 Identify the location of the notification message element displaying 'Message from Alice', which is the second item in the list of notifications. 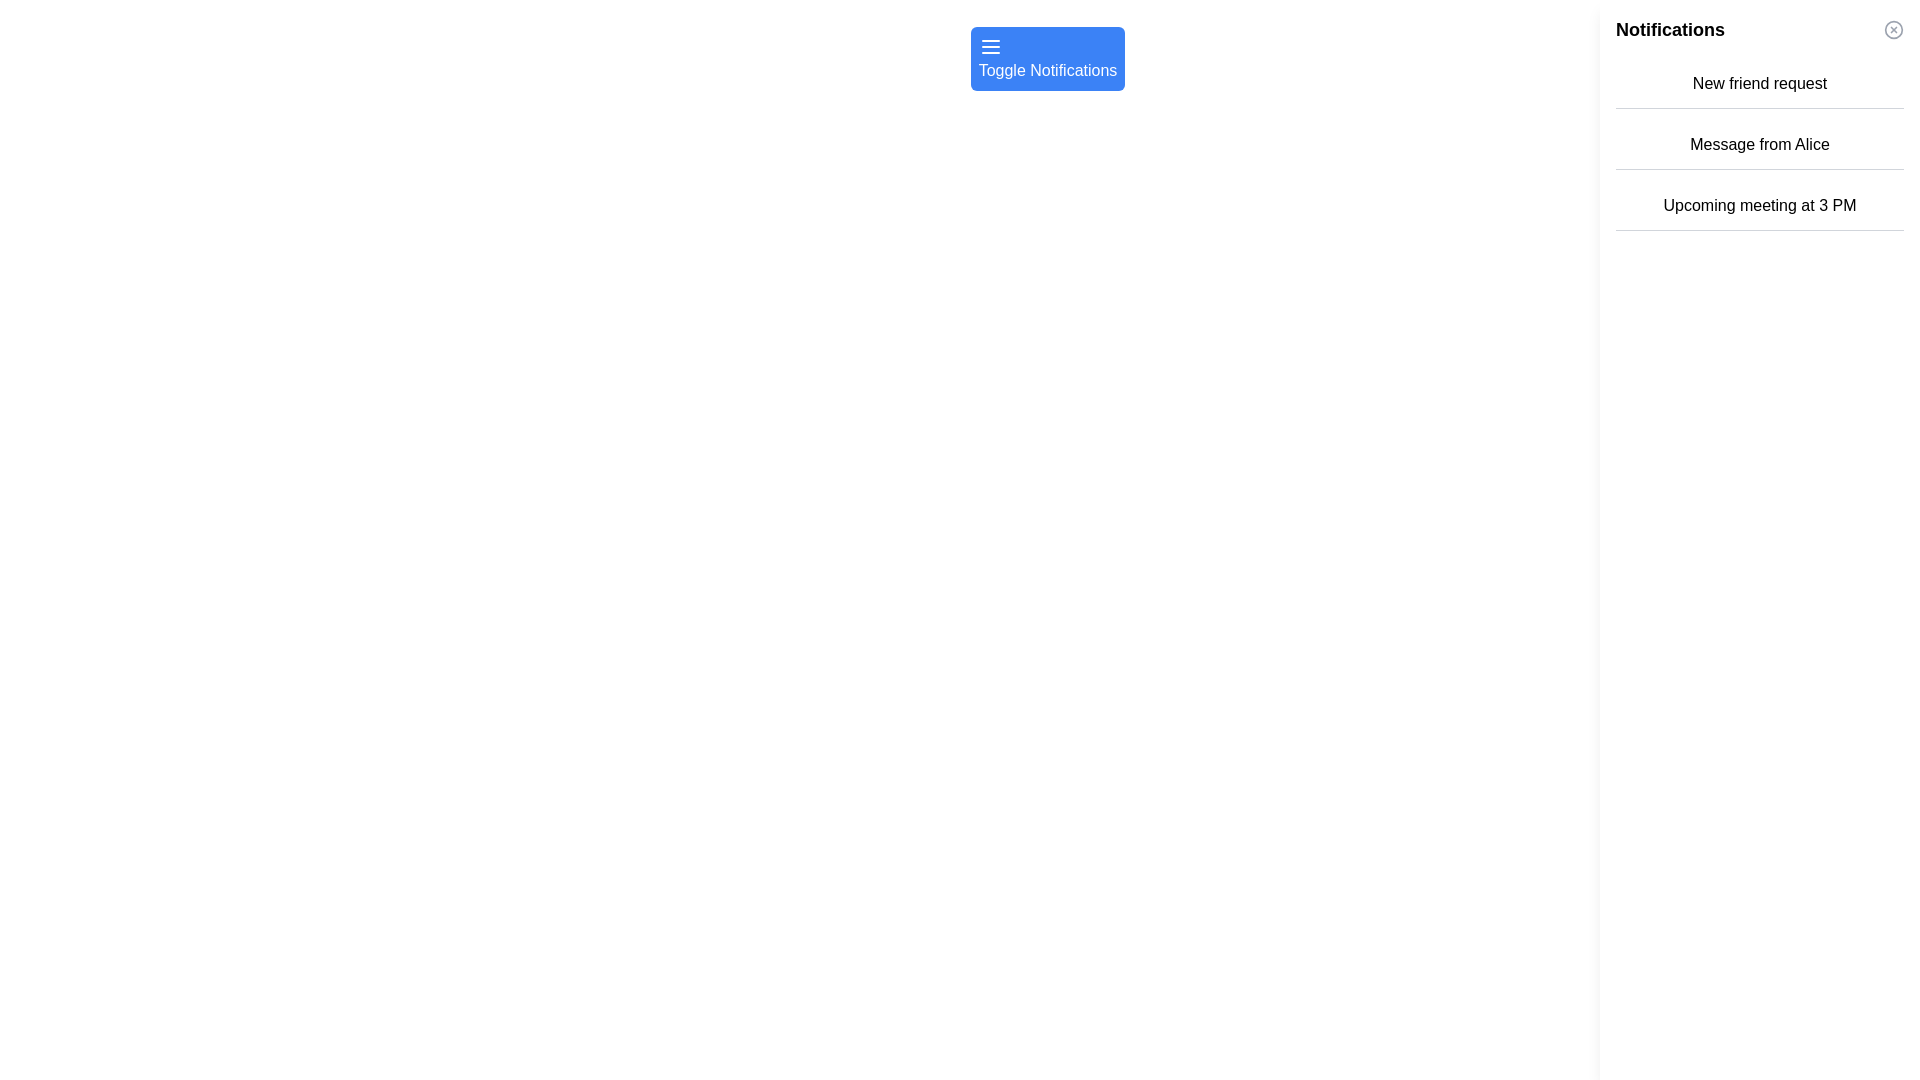
(1760, 144).